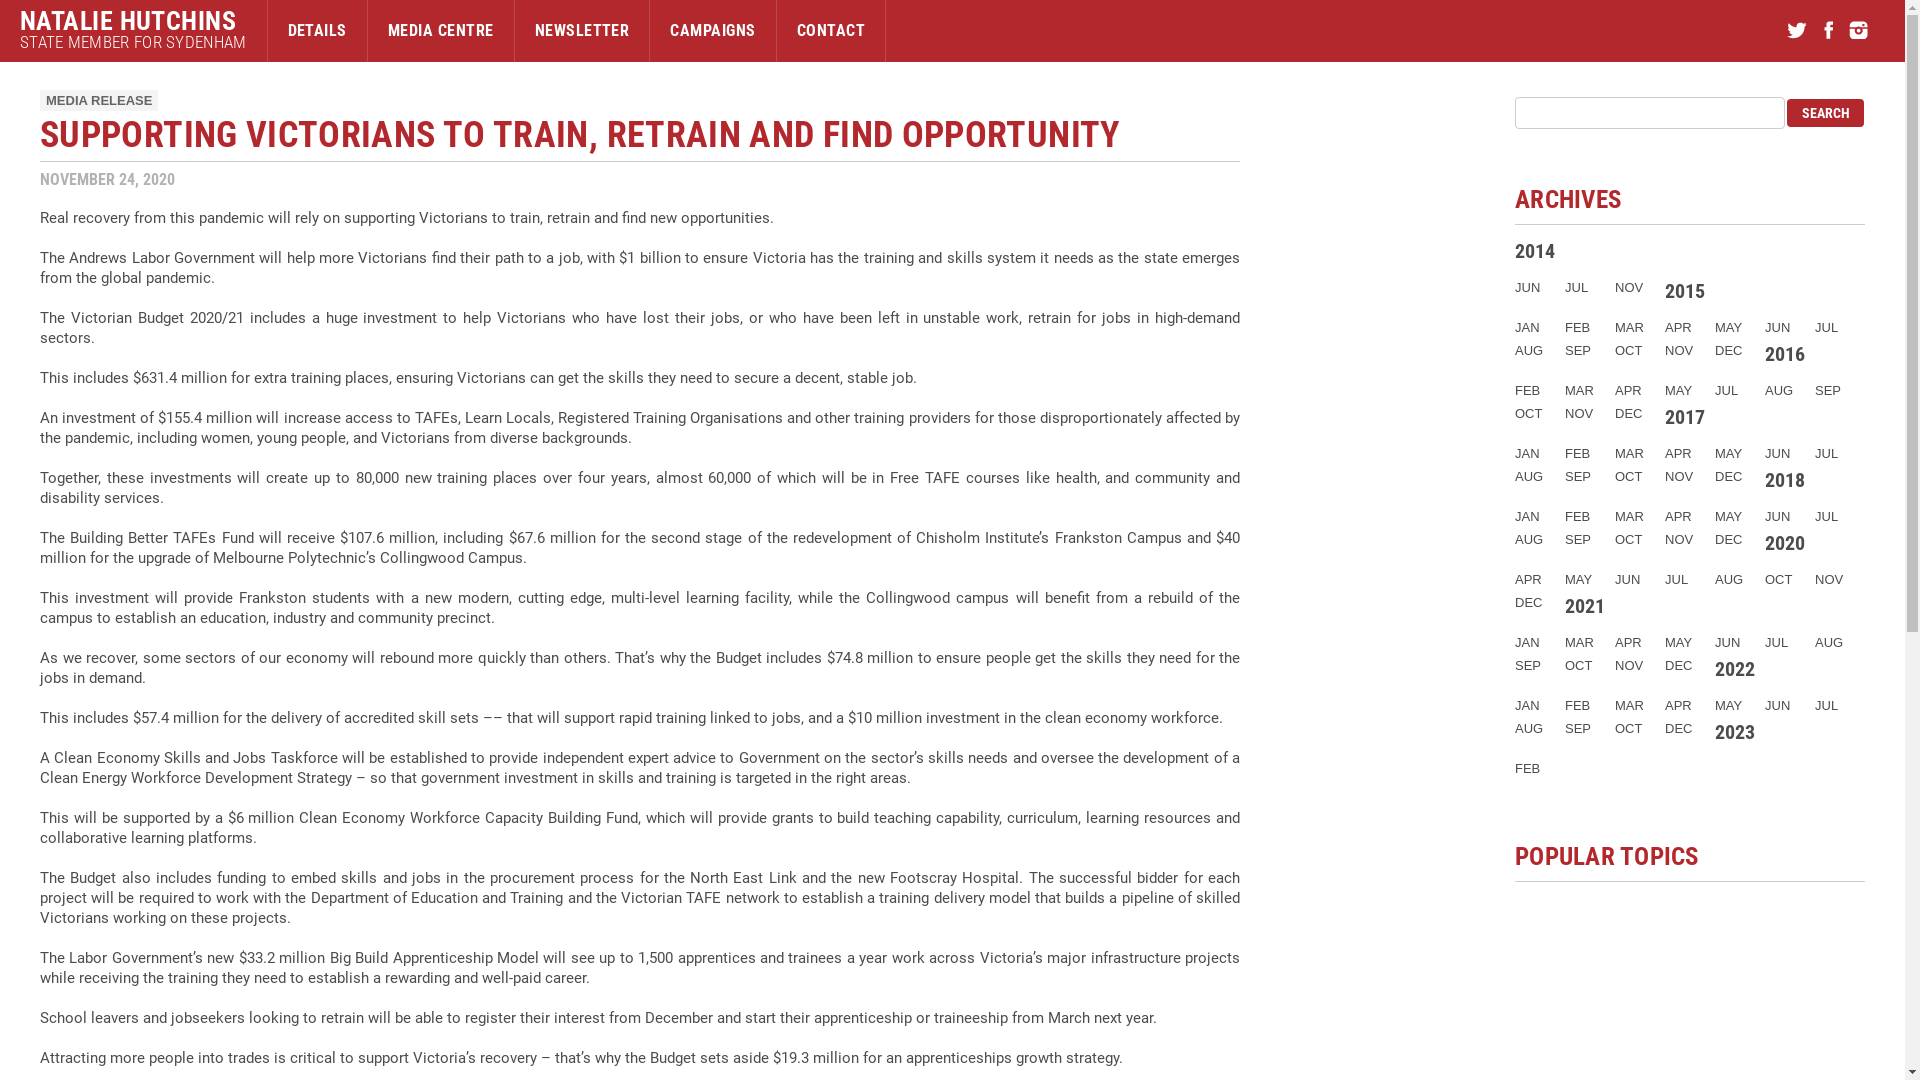 The image size is (1920, 1080). I want to click on 'search', so click(1825, 112).